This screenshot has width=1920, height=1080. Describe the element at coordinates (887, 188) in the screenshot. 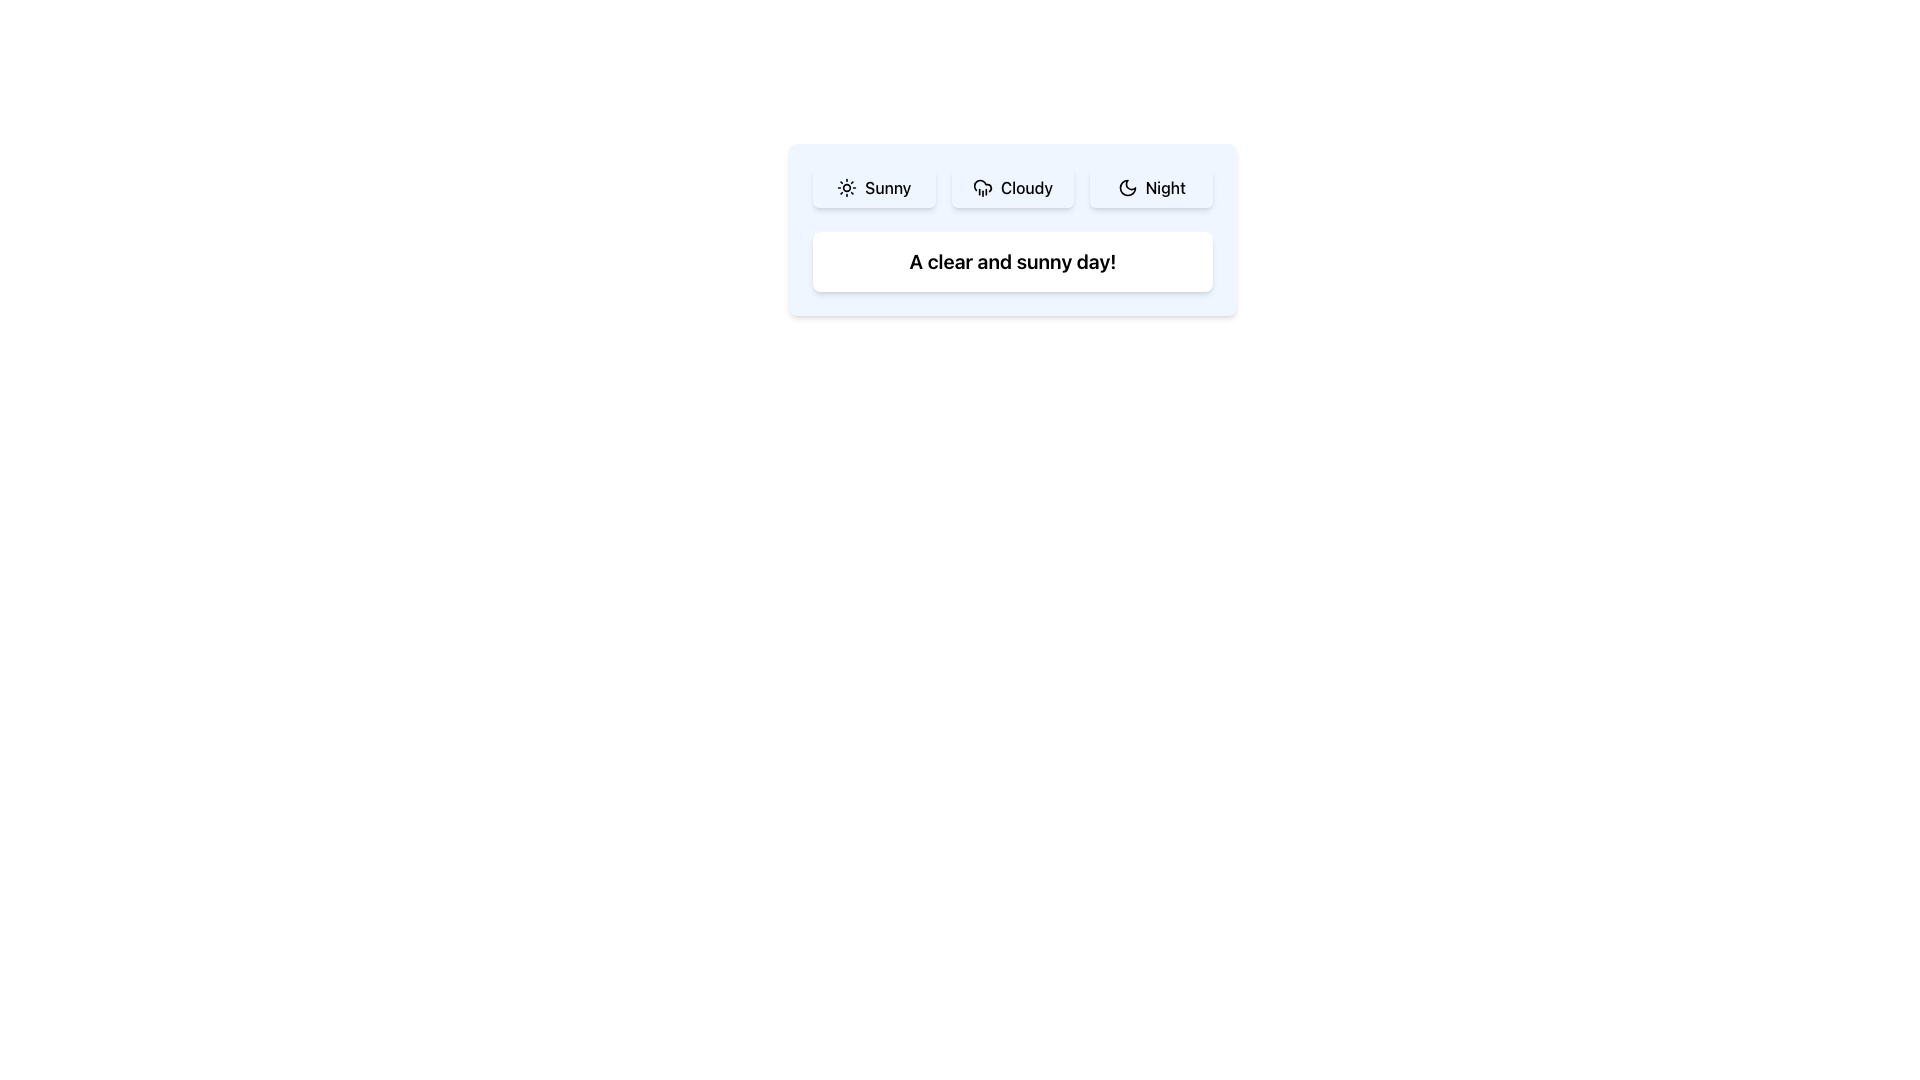

I see `text displayed in the text label that says 'Sunny', which is located within the first button among three aligned buttons at the top of the interface` at that location.